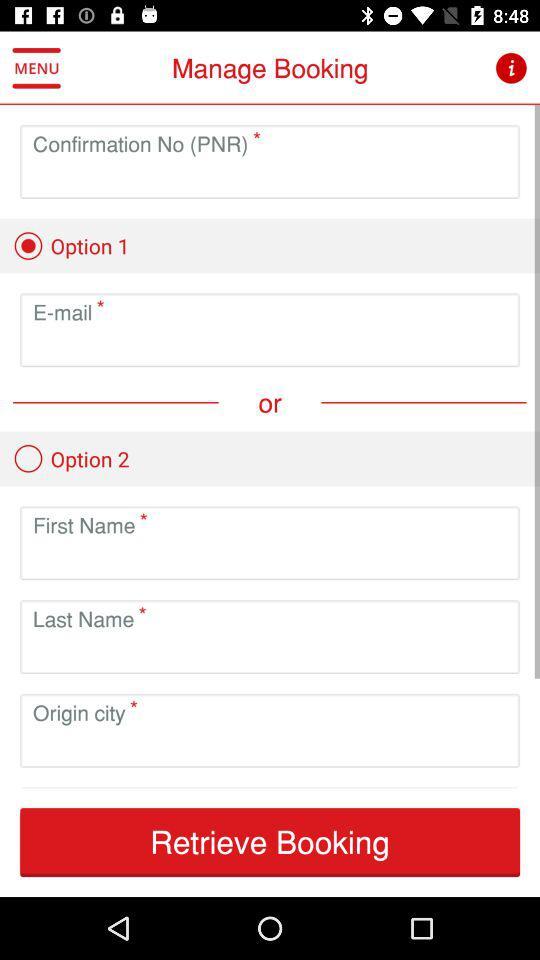 The width and height of the screenshot is (540, 960). Describe the element at coordinates (270, 559) in the screenshot. I see `input name` at that location.